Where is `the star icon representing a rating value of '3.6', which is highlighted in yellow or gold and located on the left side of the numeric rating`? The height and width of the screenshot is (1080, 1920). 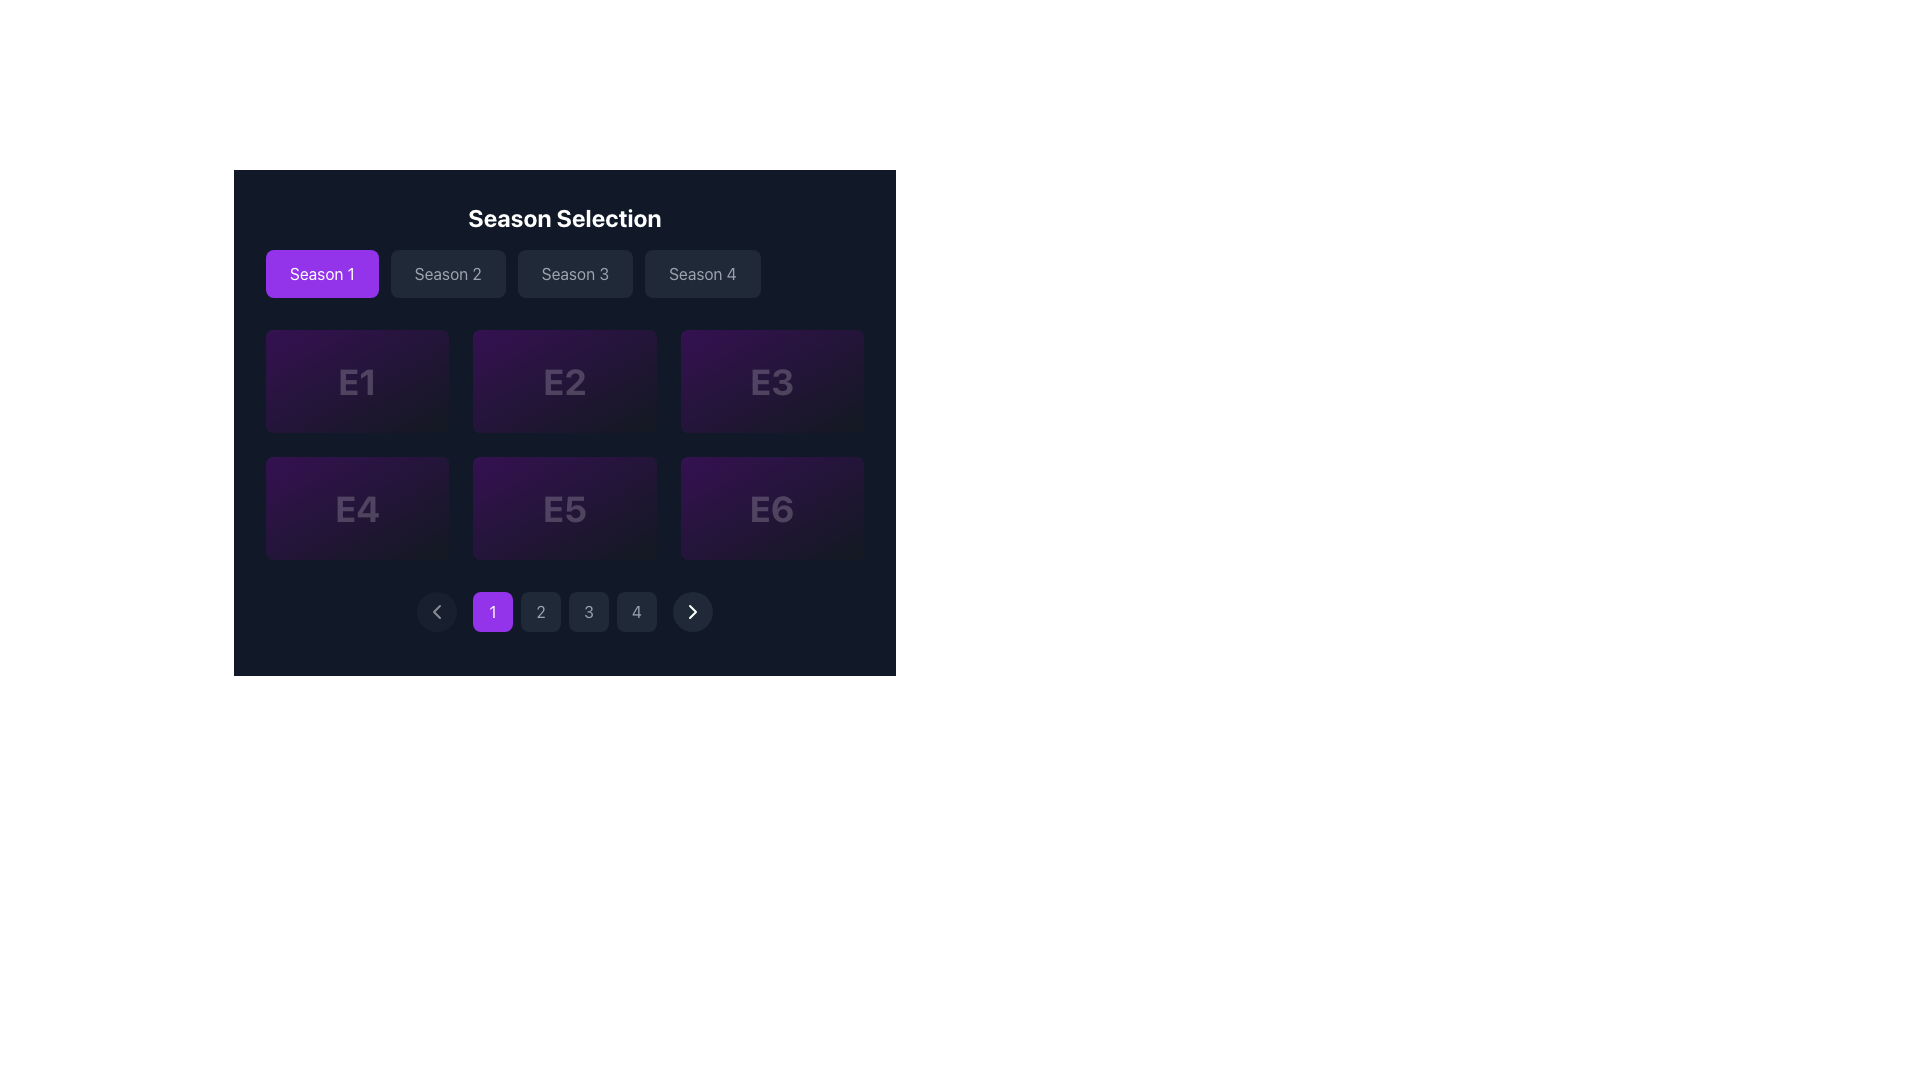
the star icon representing a rating value of '3.6', which is highlighted in yellow or gold and located on the left side of the numeric rating is located at coordinates (288, 455).